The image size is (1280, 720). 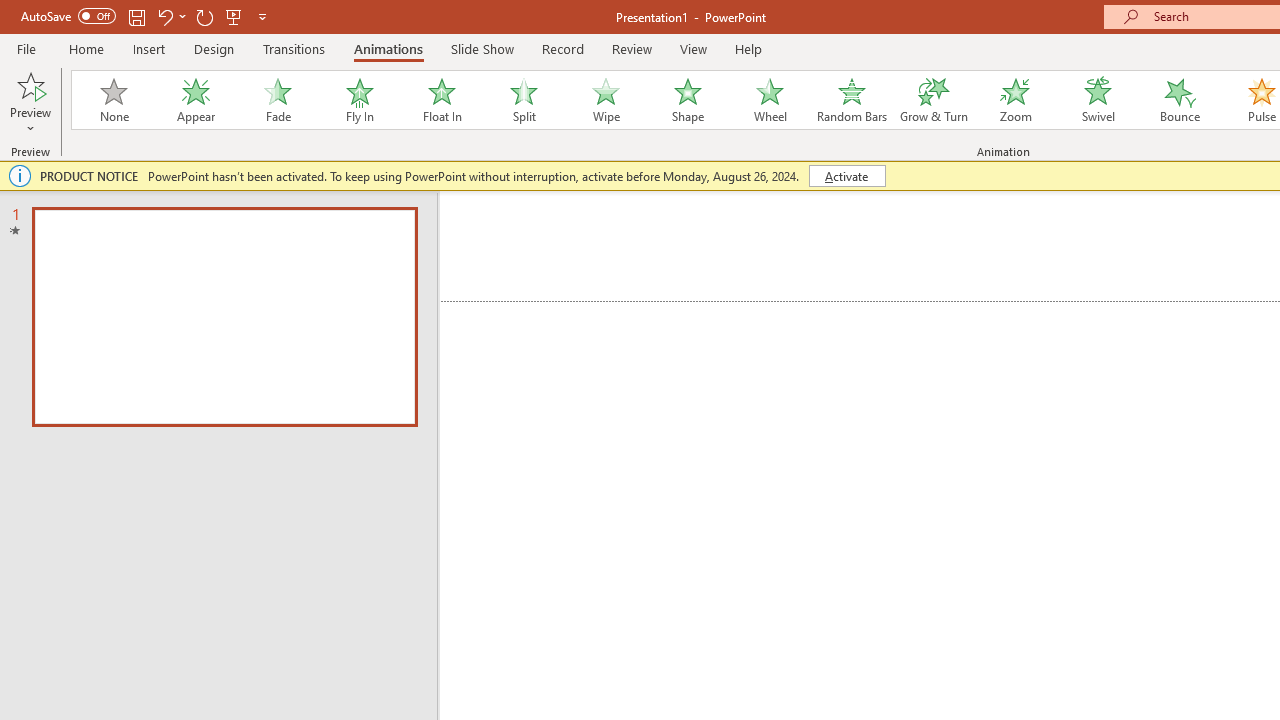 I want to click on 'Grow & Turn', so click(x=933, y=100).